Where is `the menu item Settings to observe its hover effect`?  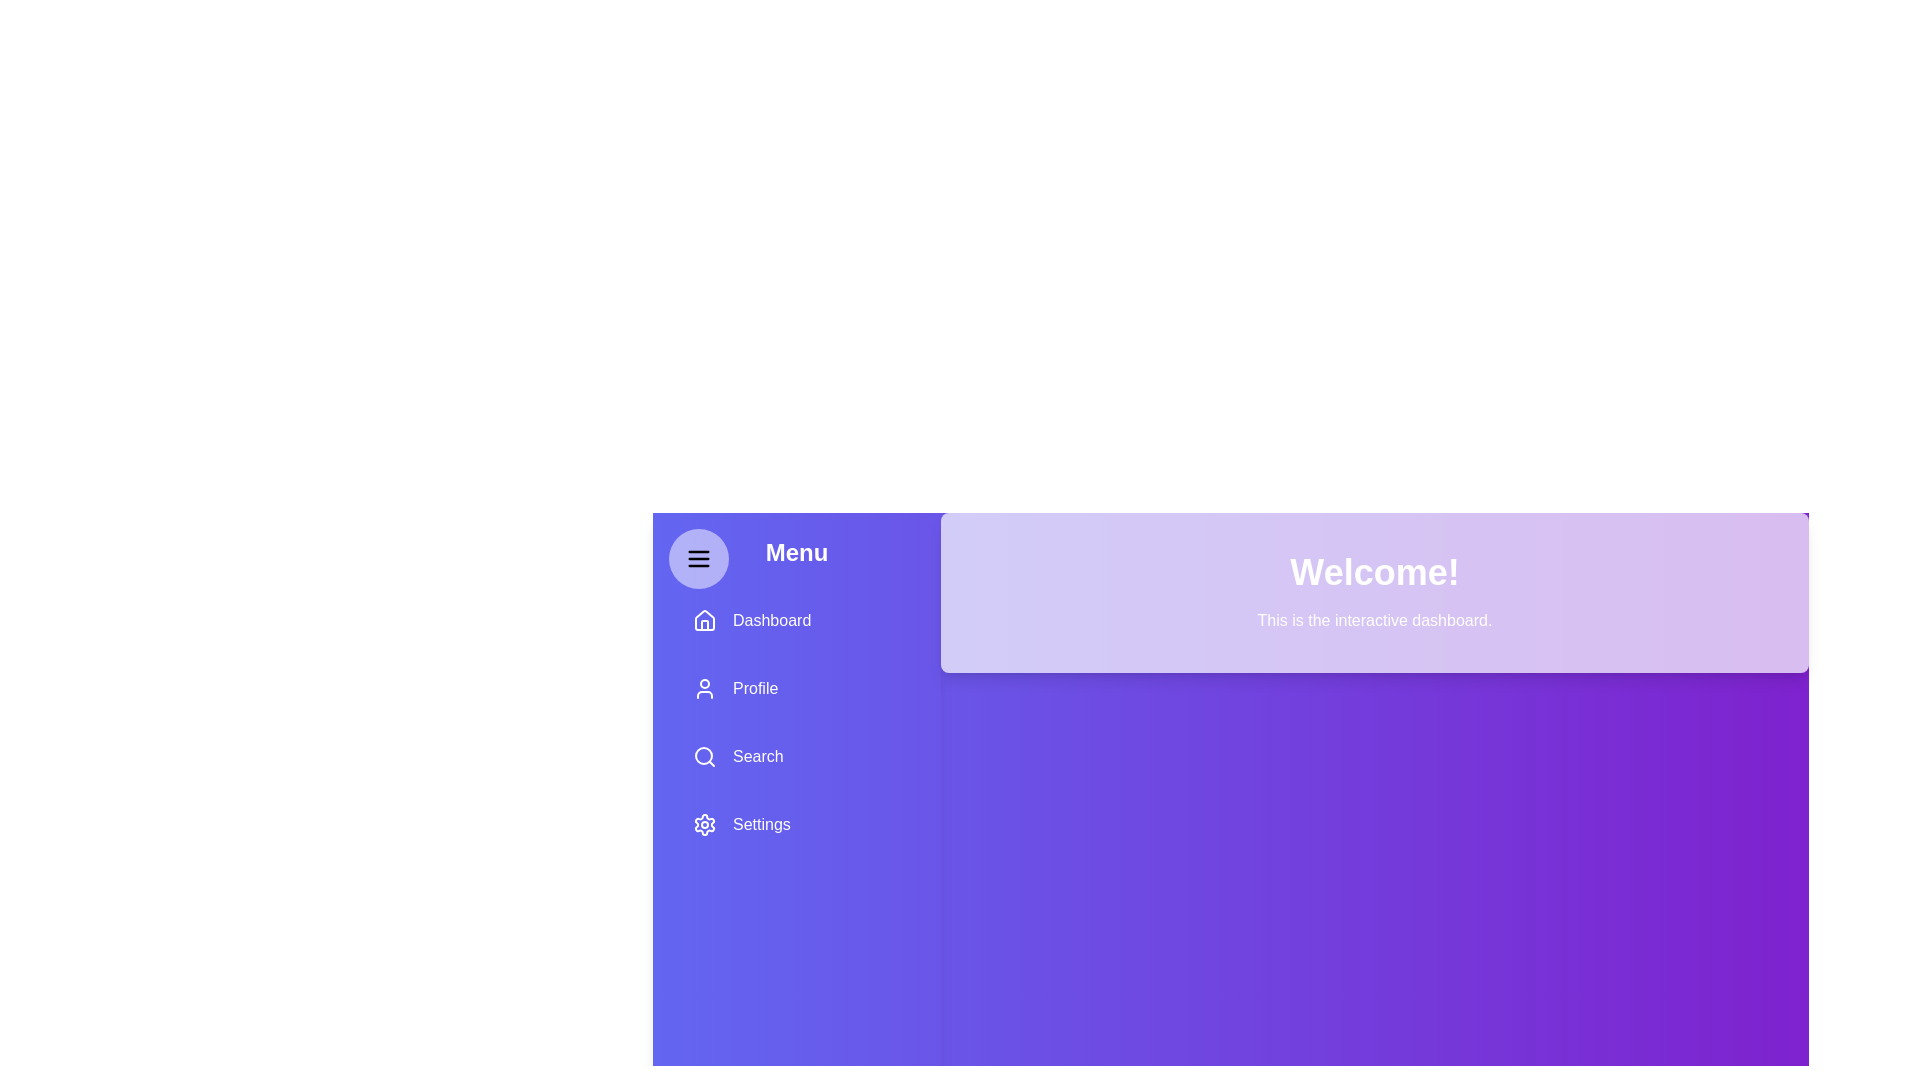
the menu item Settings to observe its hover effect is located at coordinates (795, 825).